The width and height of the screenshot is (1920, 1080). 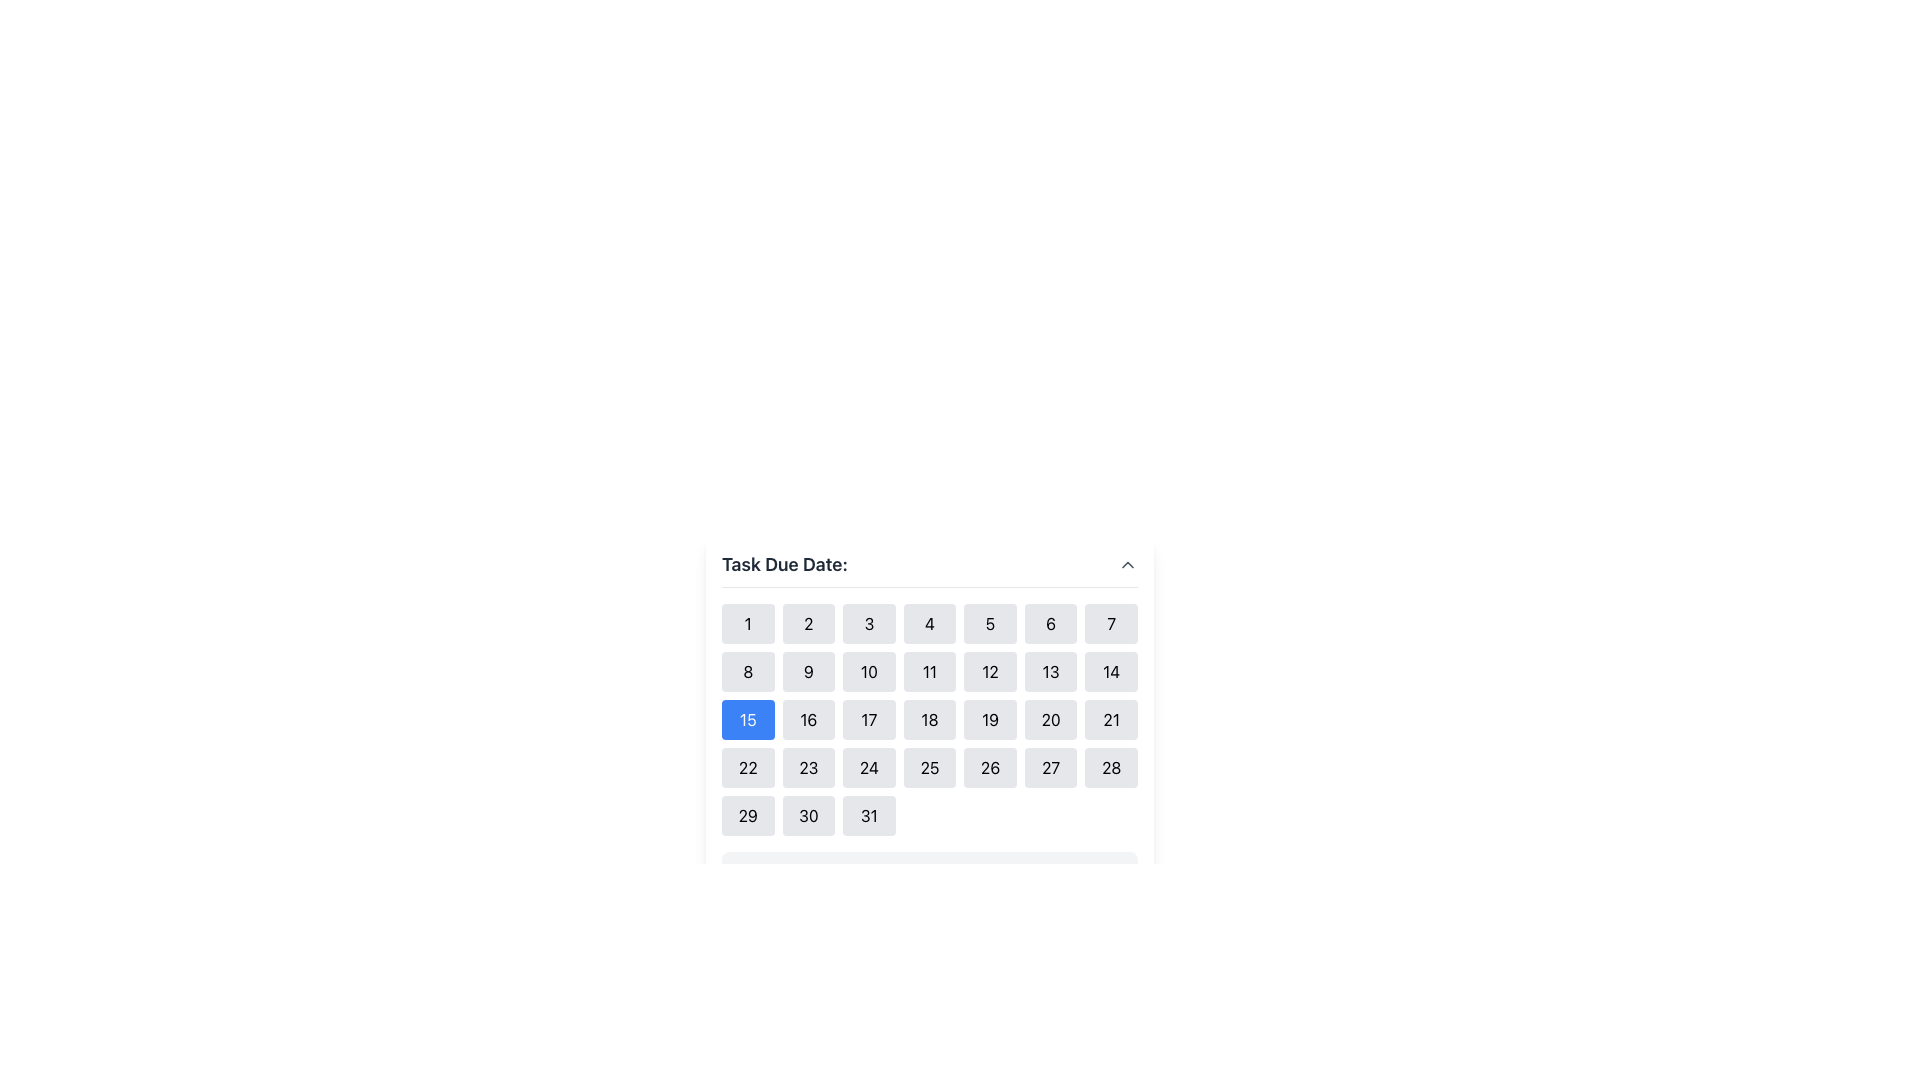 I want to click on the rectangular button with a rounded border containing the number '3', so click(x=869, y=623).